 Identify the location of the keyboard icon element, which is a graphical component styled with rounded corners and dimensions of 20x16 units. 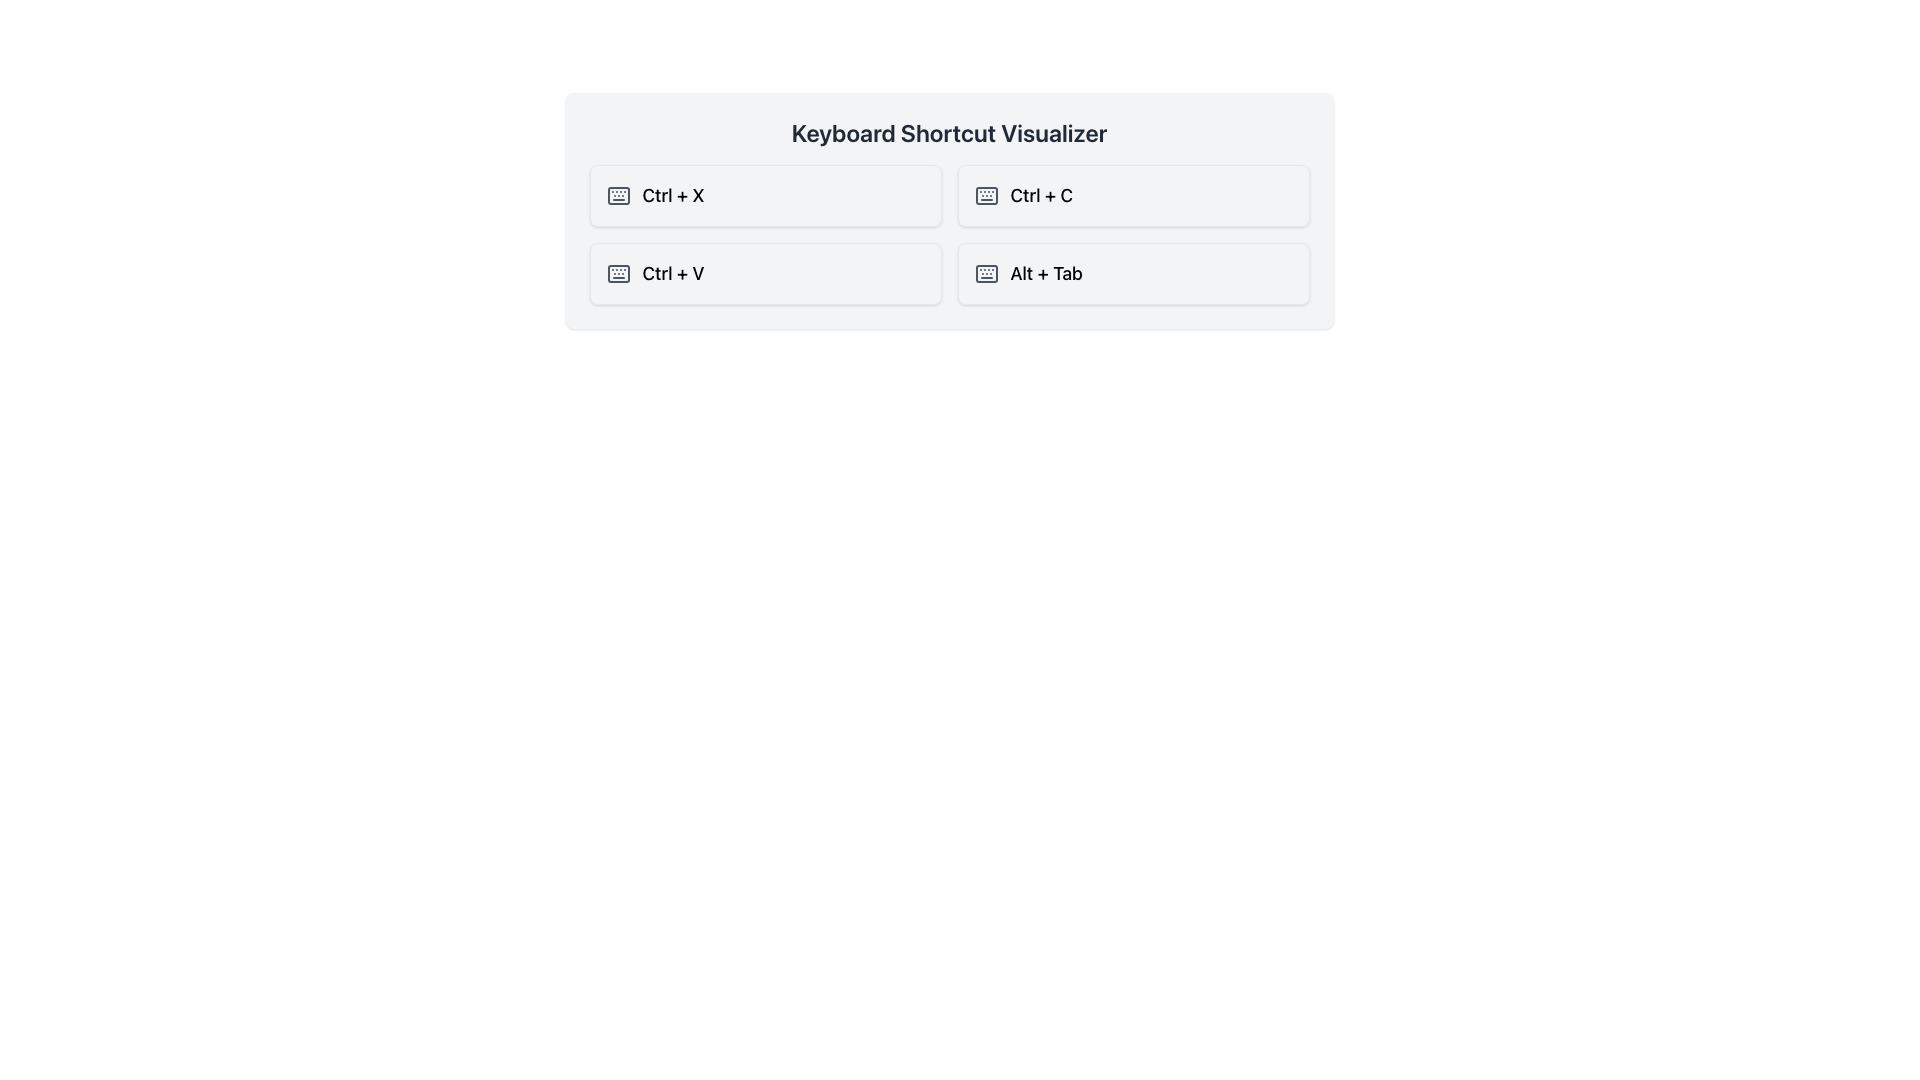
(986, 196).